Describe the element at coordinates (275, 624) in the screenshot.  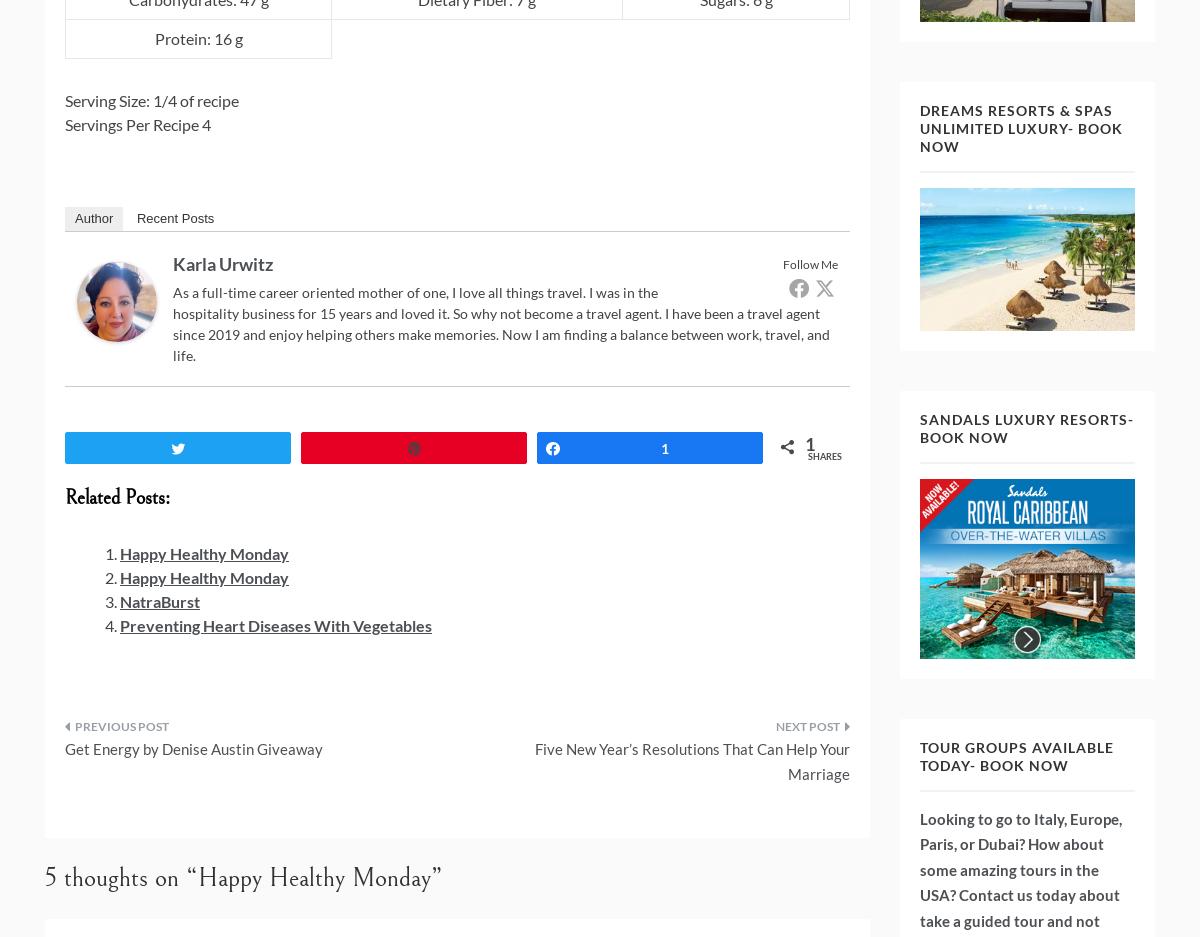
I see `'Preventing Heart Diseases With Vegetables'` at that location.